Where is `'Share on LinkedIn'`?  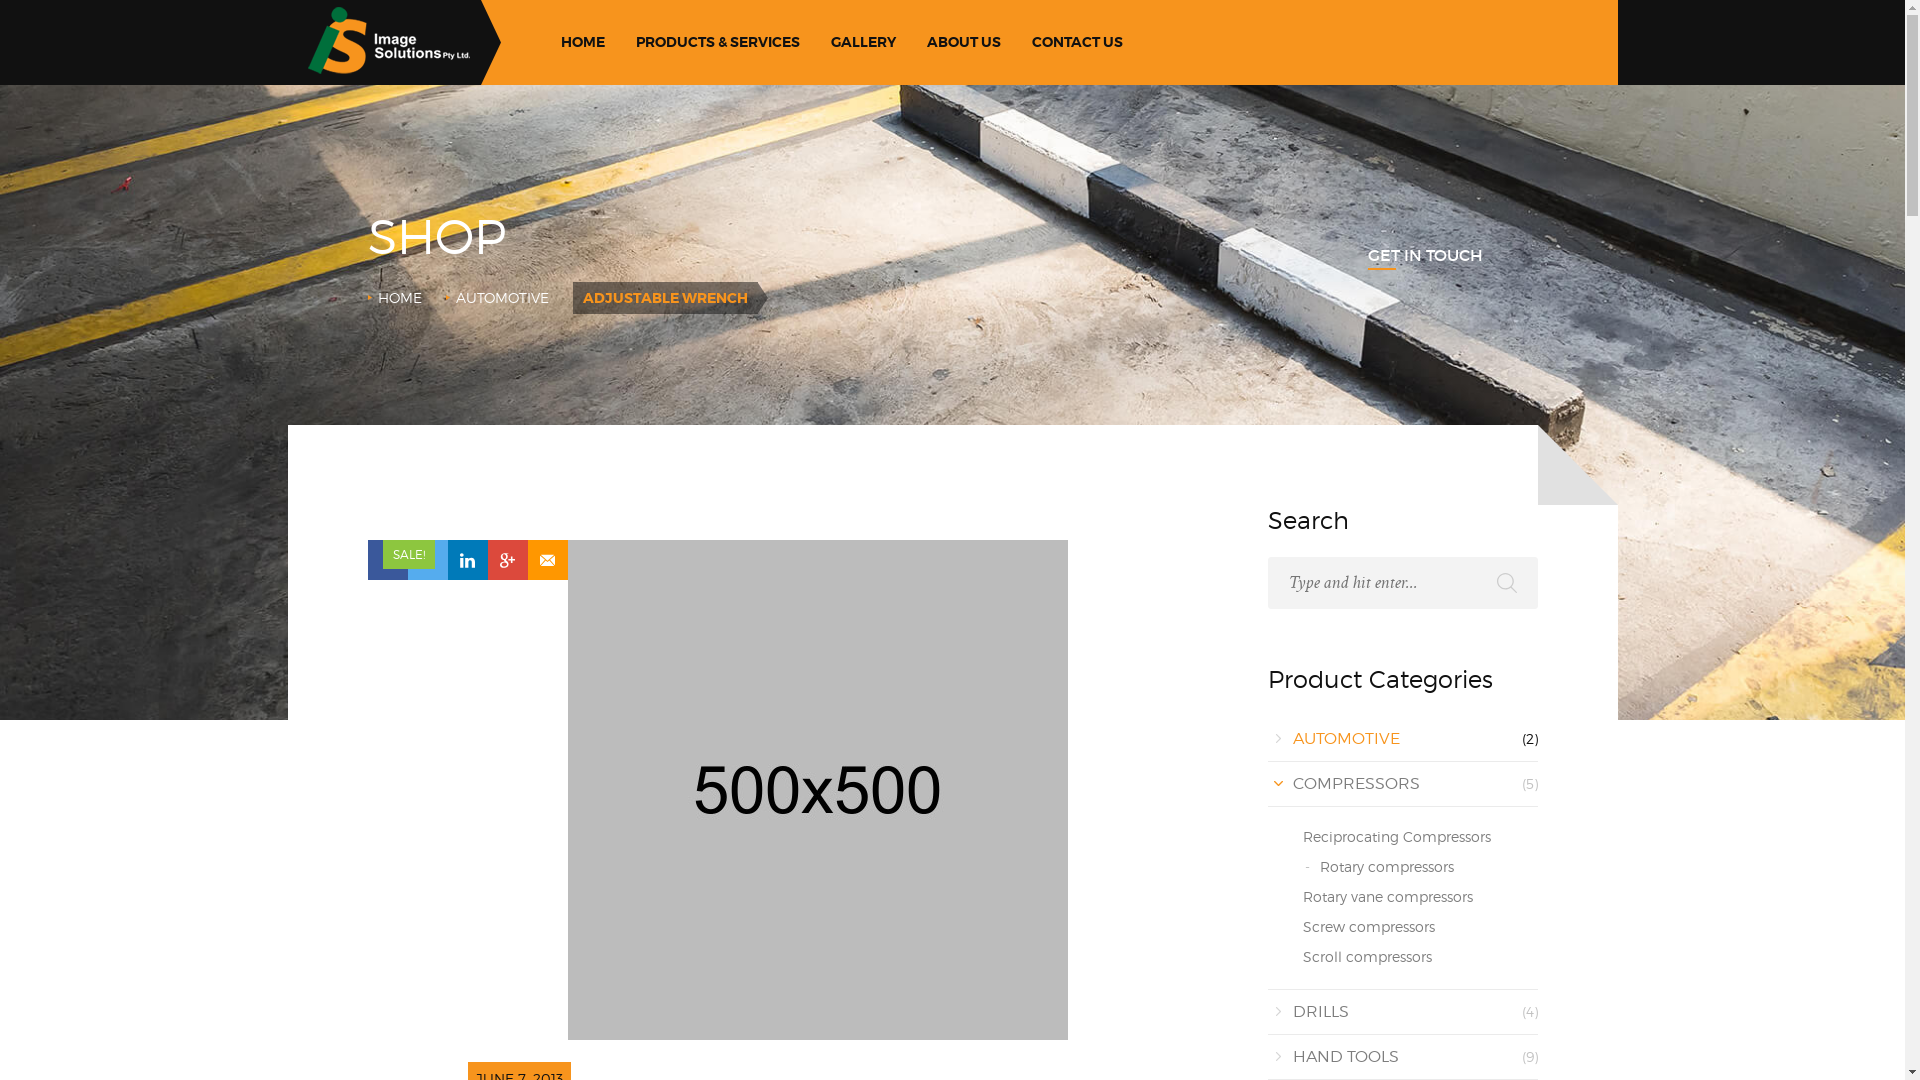
'Share on LinkedIn' is located at coordinates (466, 559).